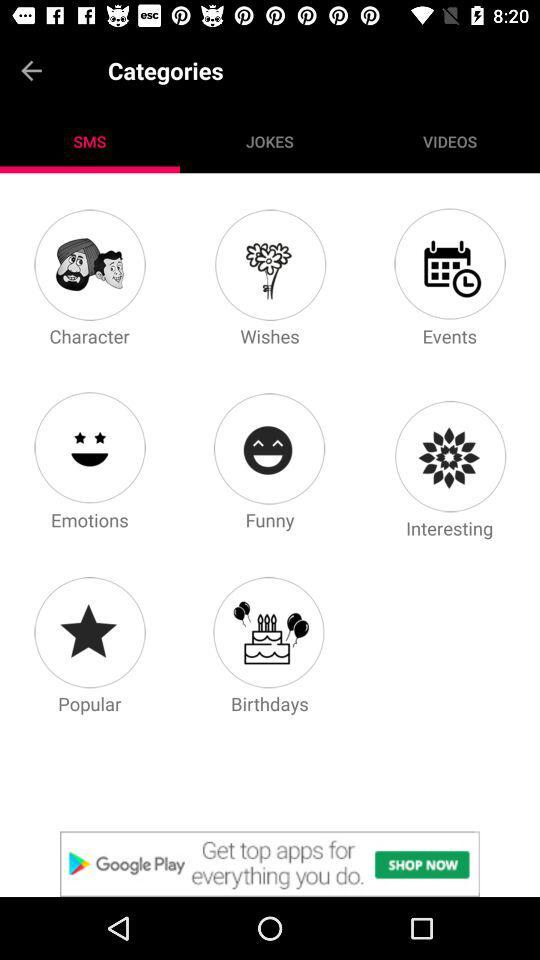 The width and height of the screenshot is (540, 960). I want to click on emotions, so click(88, 448).